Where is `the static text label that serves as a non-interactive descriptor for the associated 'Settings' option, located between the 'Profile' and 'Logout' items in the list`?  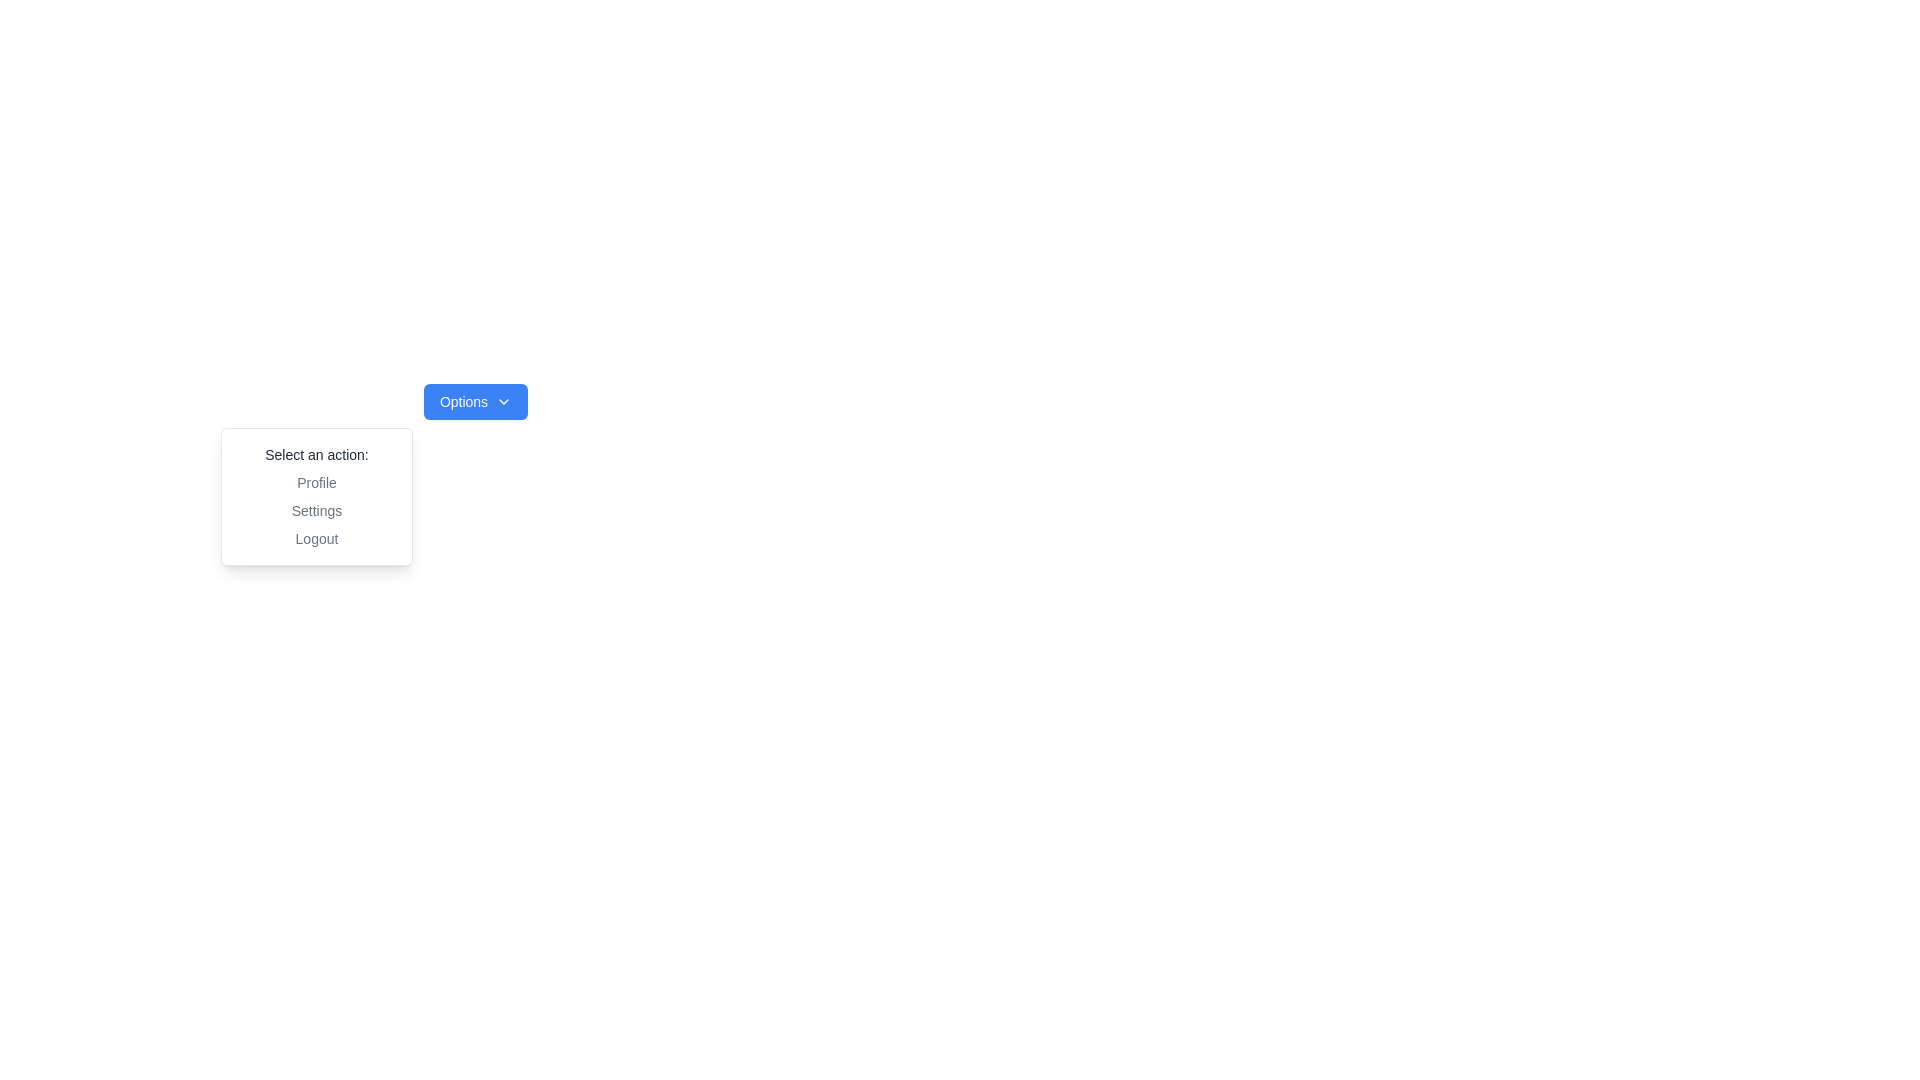
the static text label that serves as a non-interactive descriptor for the associated 'Settings' option, located between the 'Profile' and 'Logout' items in the list is located at coordinates (315, 509).